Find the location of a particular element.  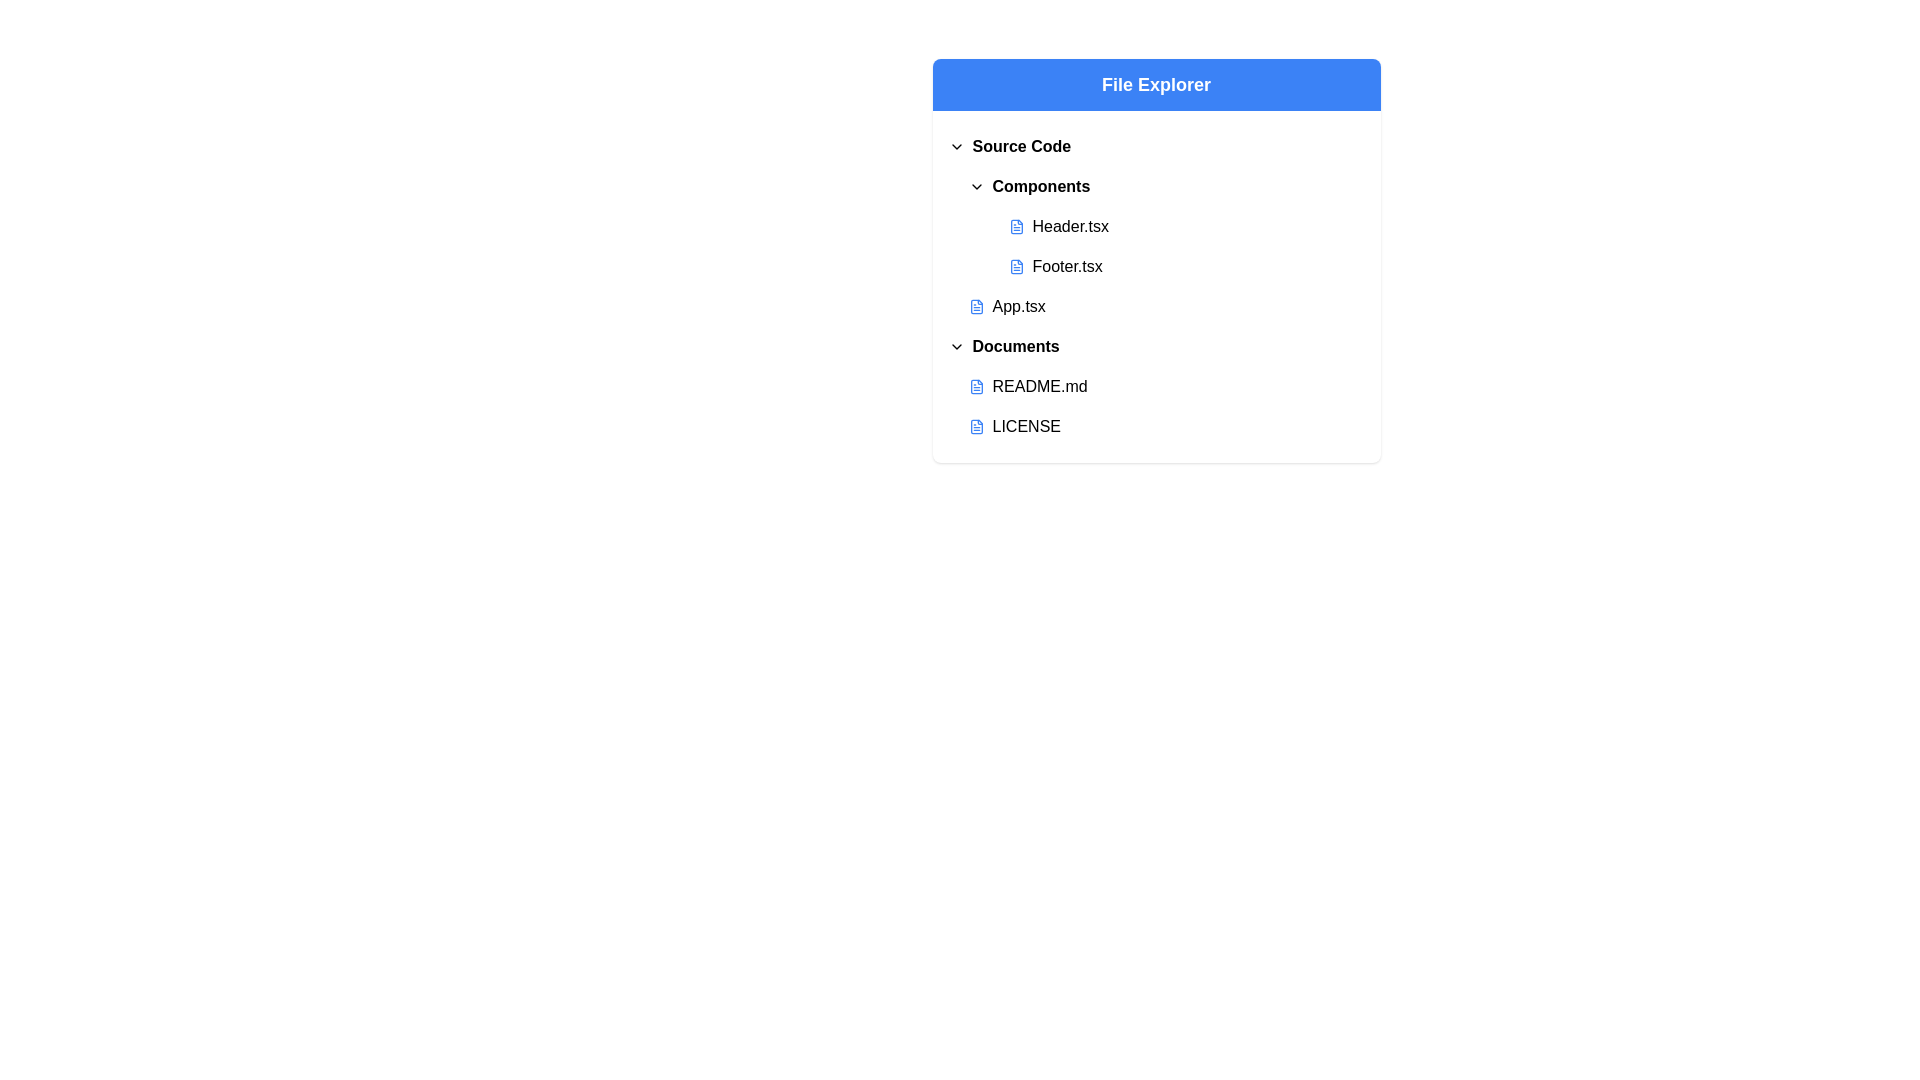

the 'LICENSE' file entry in the Documents section of the file explorer is located at coordinates (1166, 426).